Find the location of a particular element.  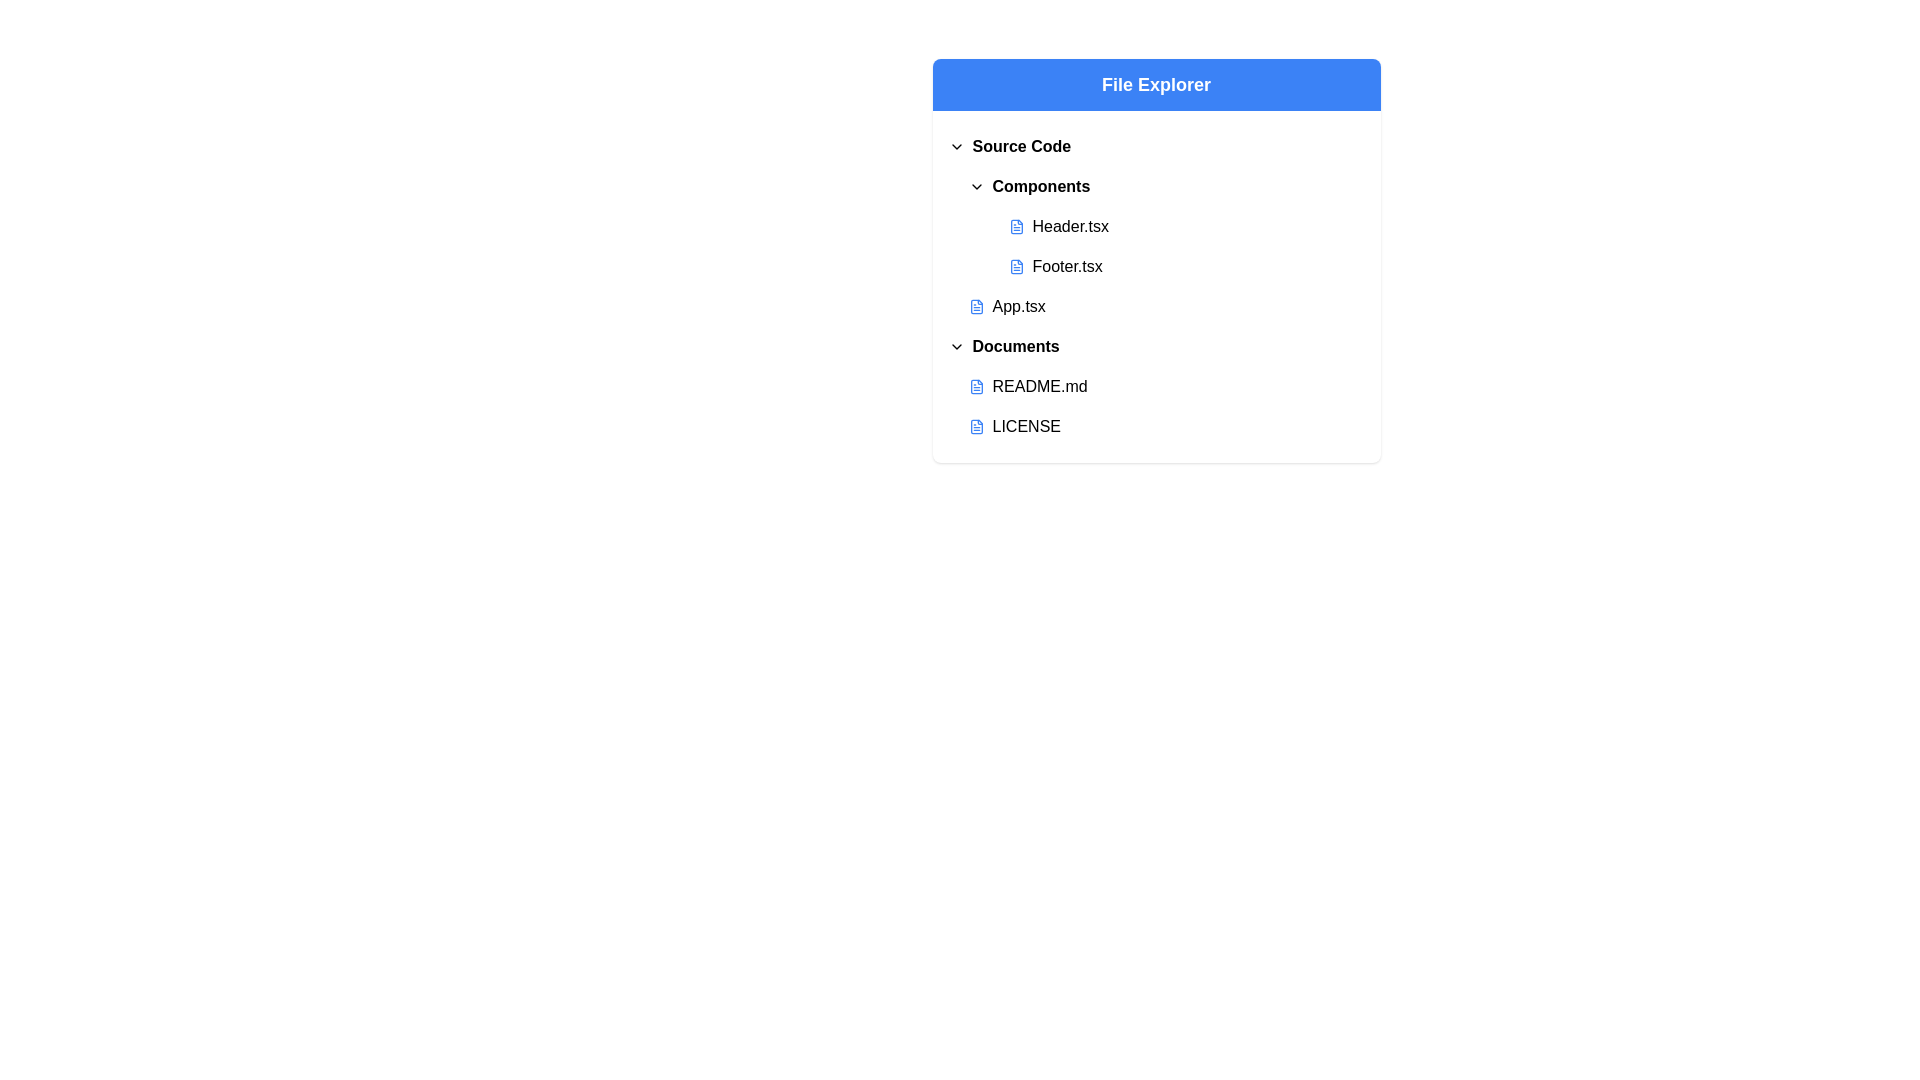

the 'LICENSE' file entry in the Documents section of the file explorer is located at coordinates (1166, 426).